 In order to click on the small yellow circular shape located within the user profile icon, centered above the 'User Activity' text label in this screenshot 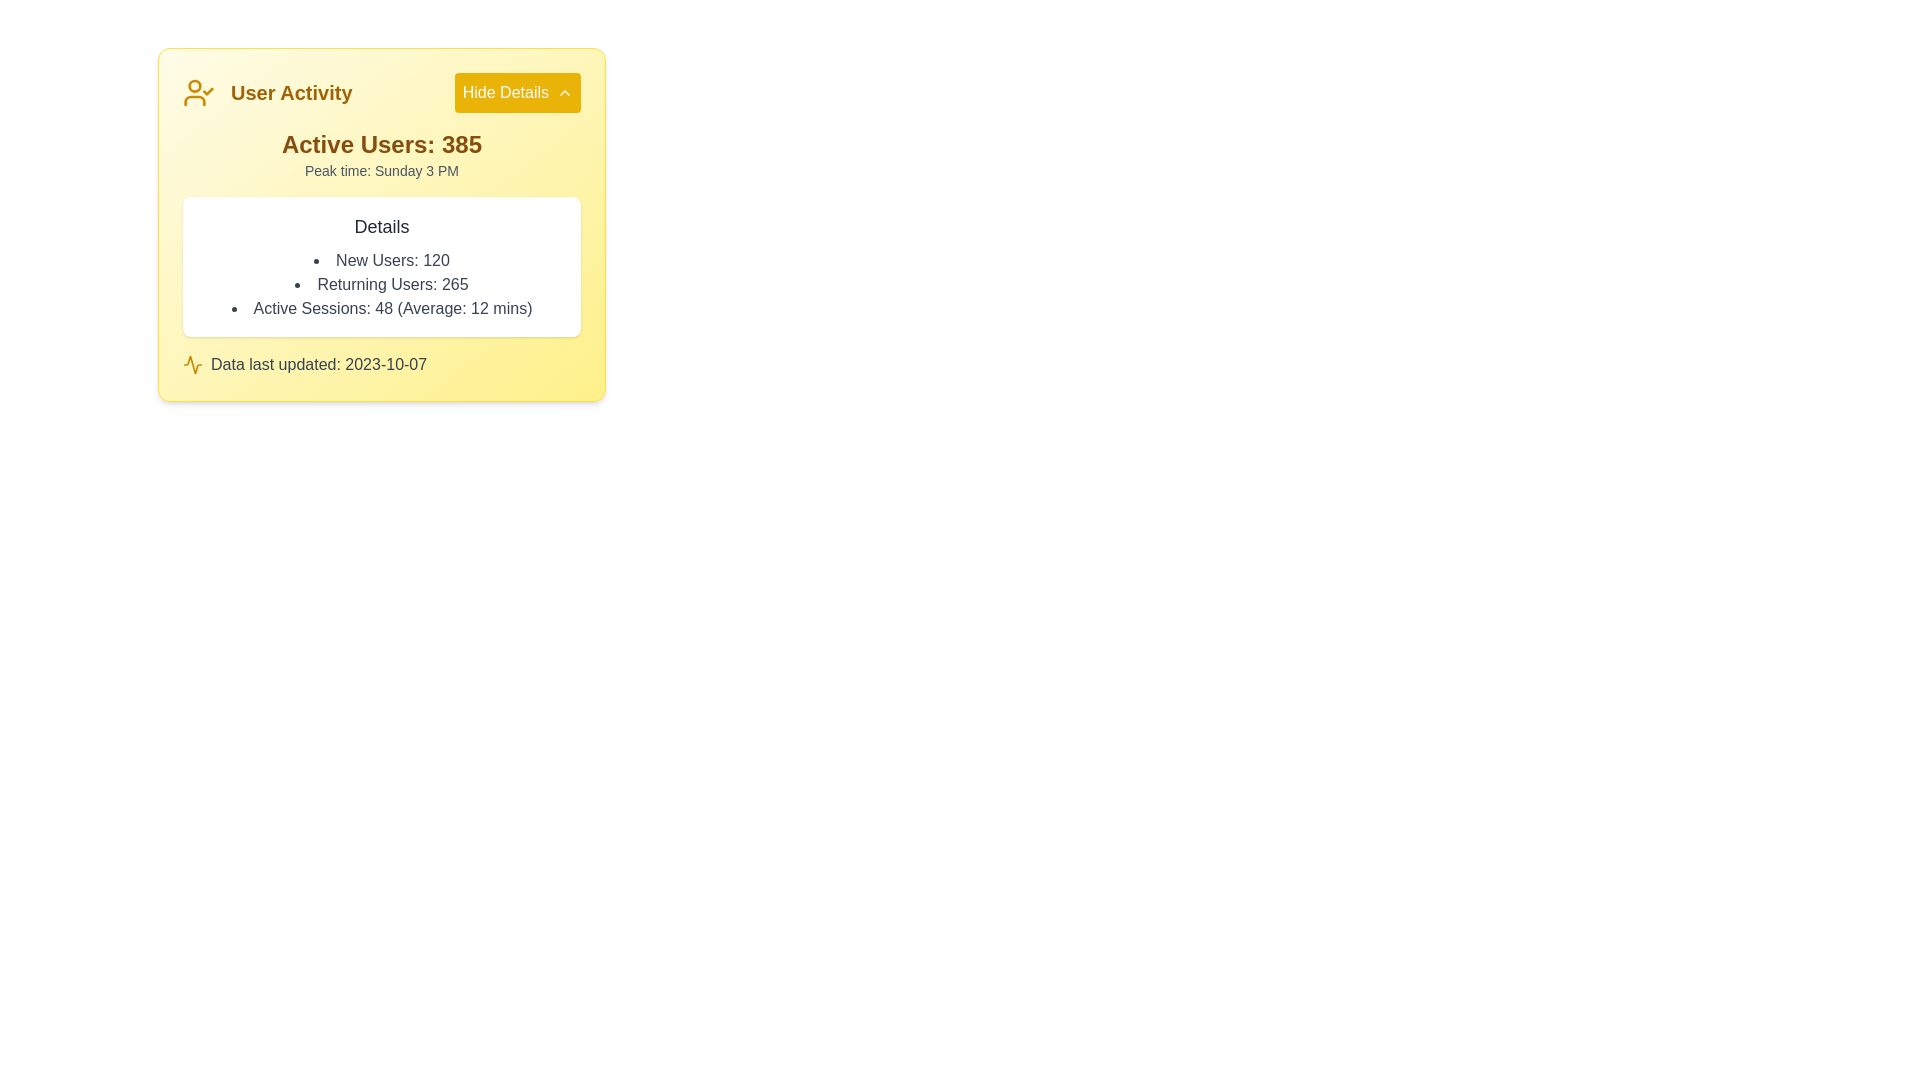, I will do `click(195, 84)`.